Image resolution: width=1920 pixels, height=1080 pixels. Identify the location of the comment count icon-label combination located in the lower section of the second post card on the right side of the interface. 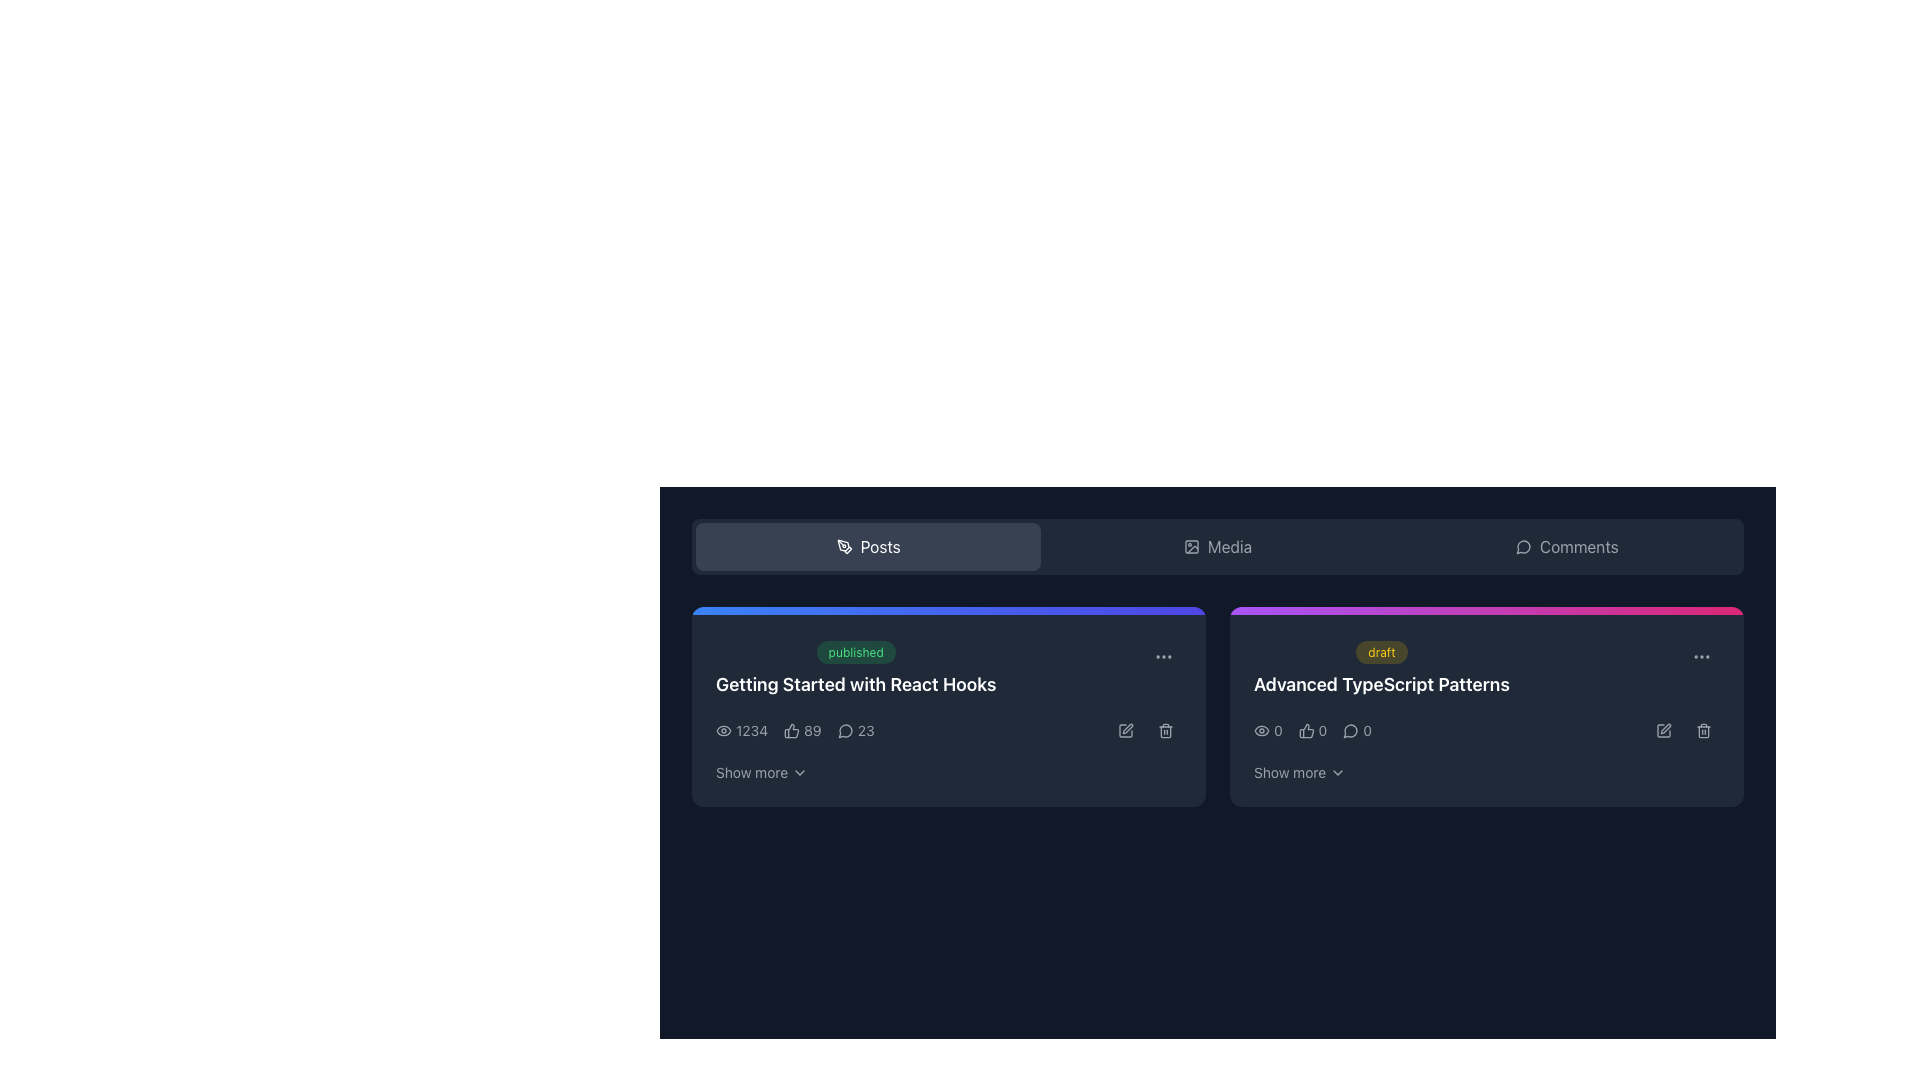
(1357, 731).